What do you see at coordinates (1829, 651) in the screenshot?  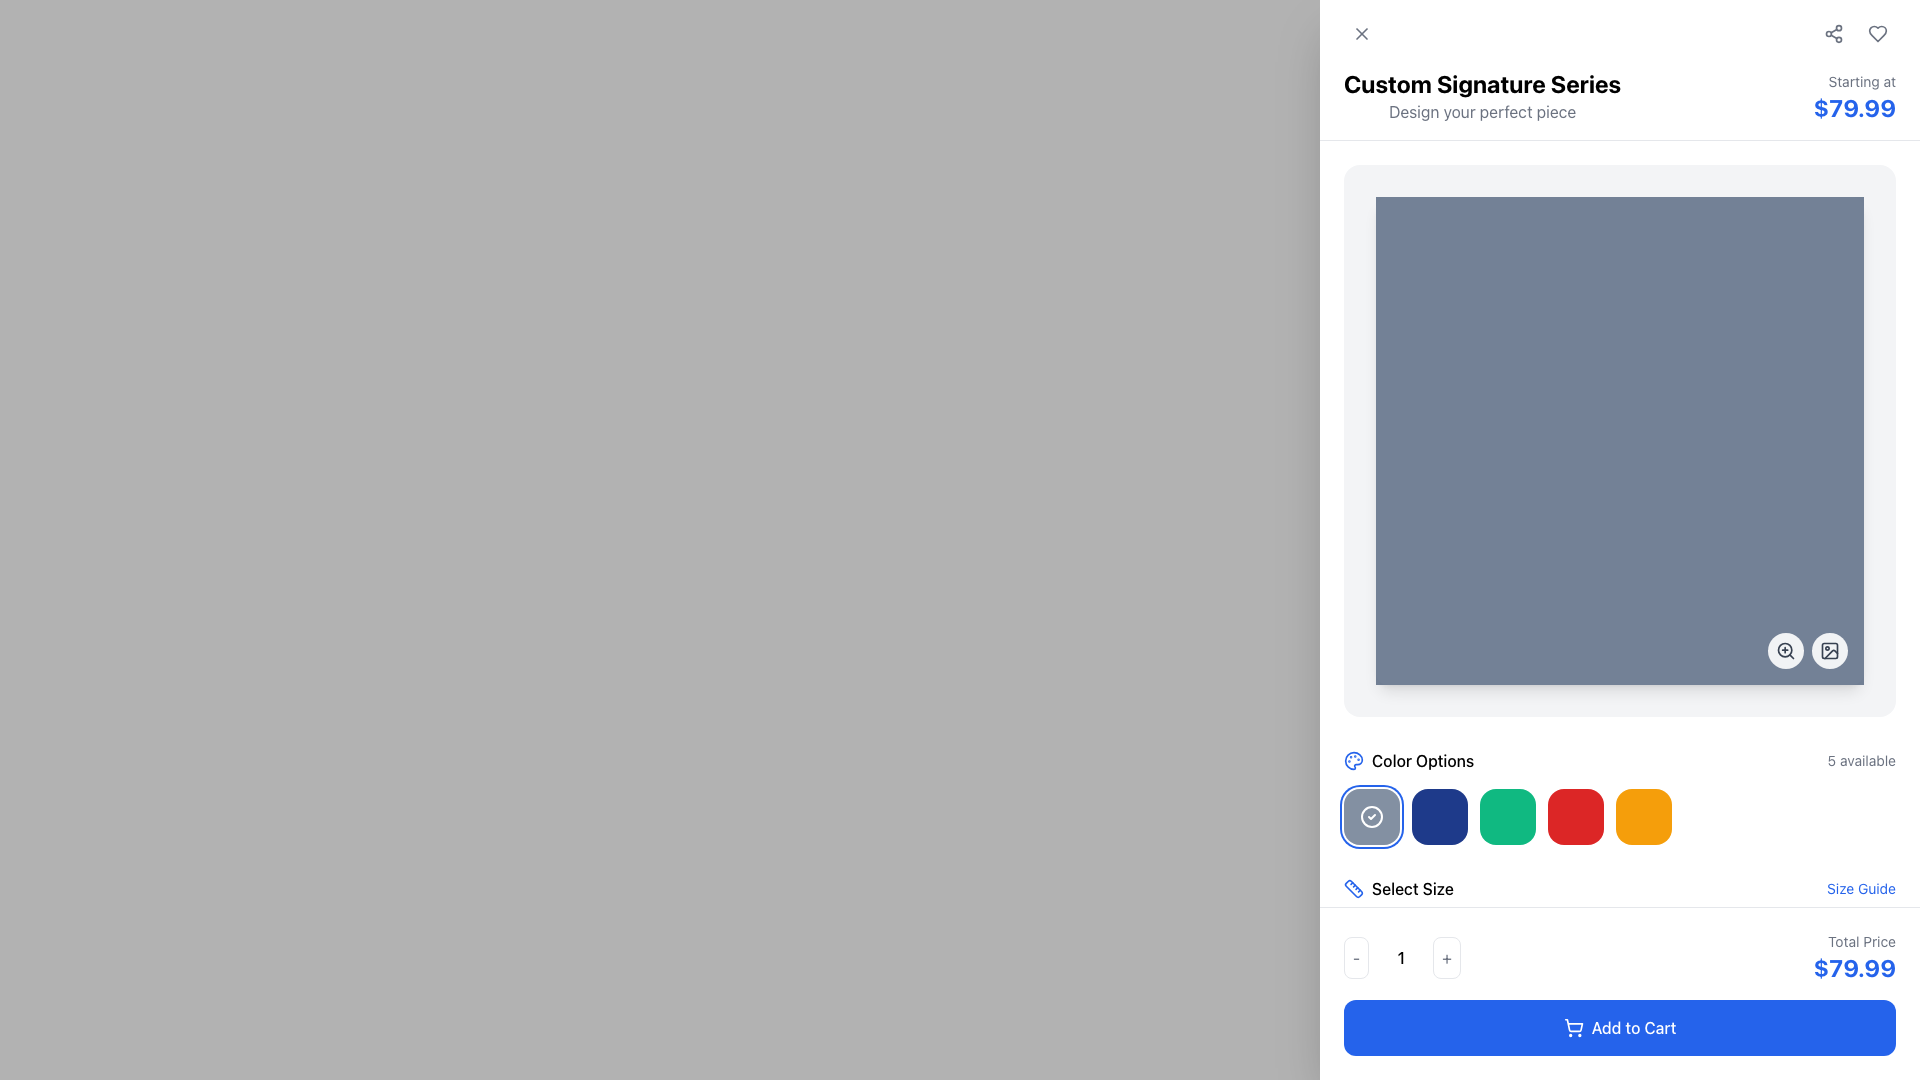 I see `the second button in the pair of action buttons located at the bottom-right corner of the image viewer area` at bounding box center [1829, 651].